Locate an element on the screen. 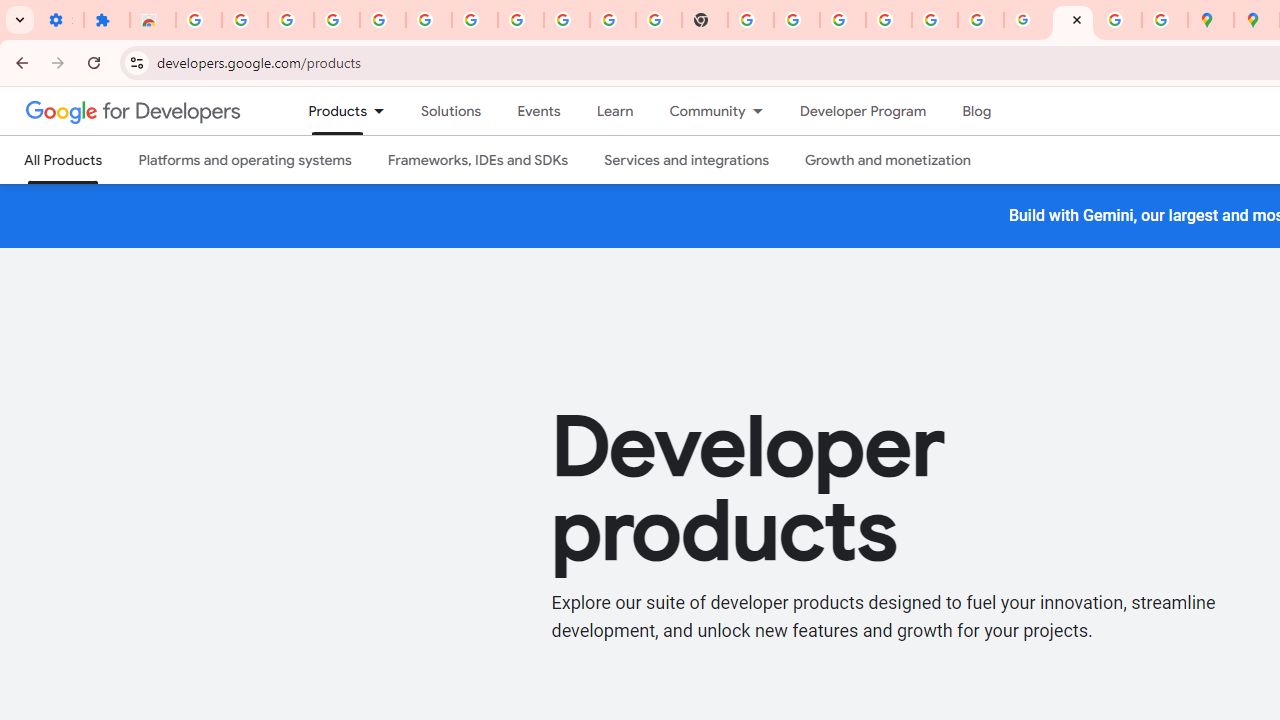 This screenshot has width=1280, height=720. 'Extensions' is located at coordinates (106, 20).